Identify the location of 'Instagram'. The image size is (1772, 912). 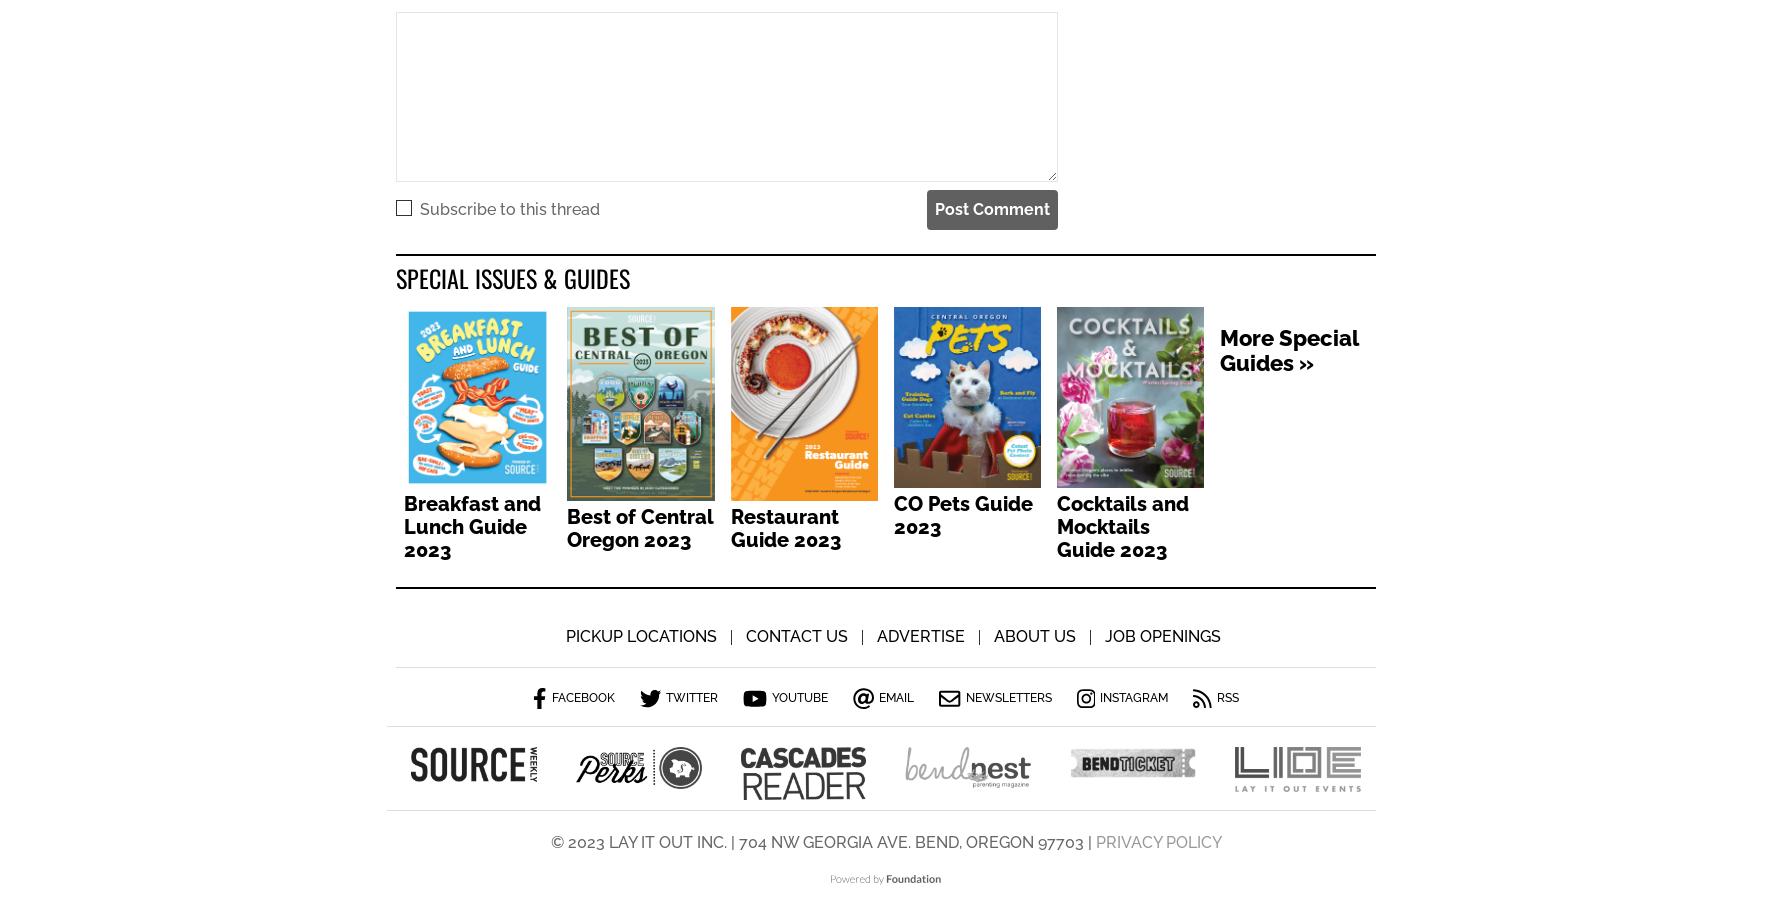
(1133, 699).